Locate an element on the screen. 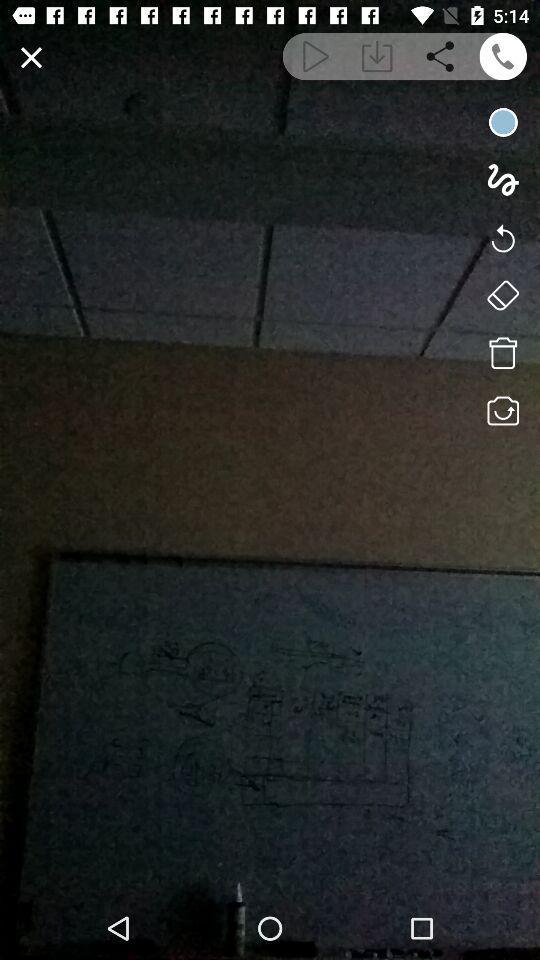  the call icon is located at coordinates (502, 55).